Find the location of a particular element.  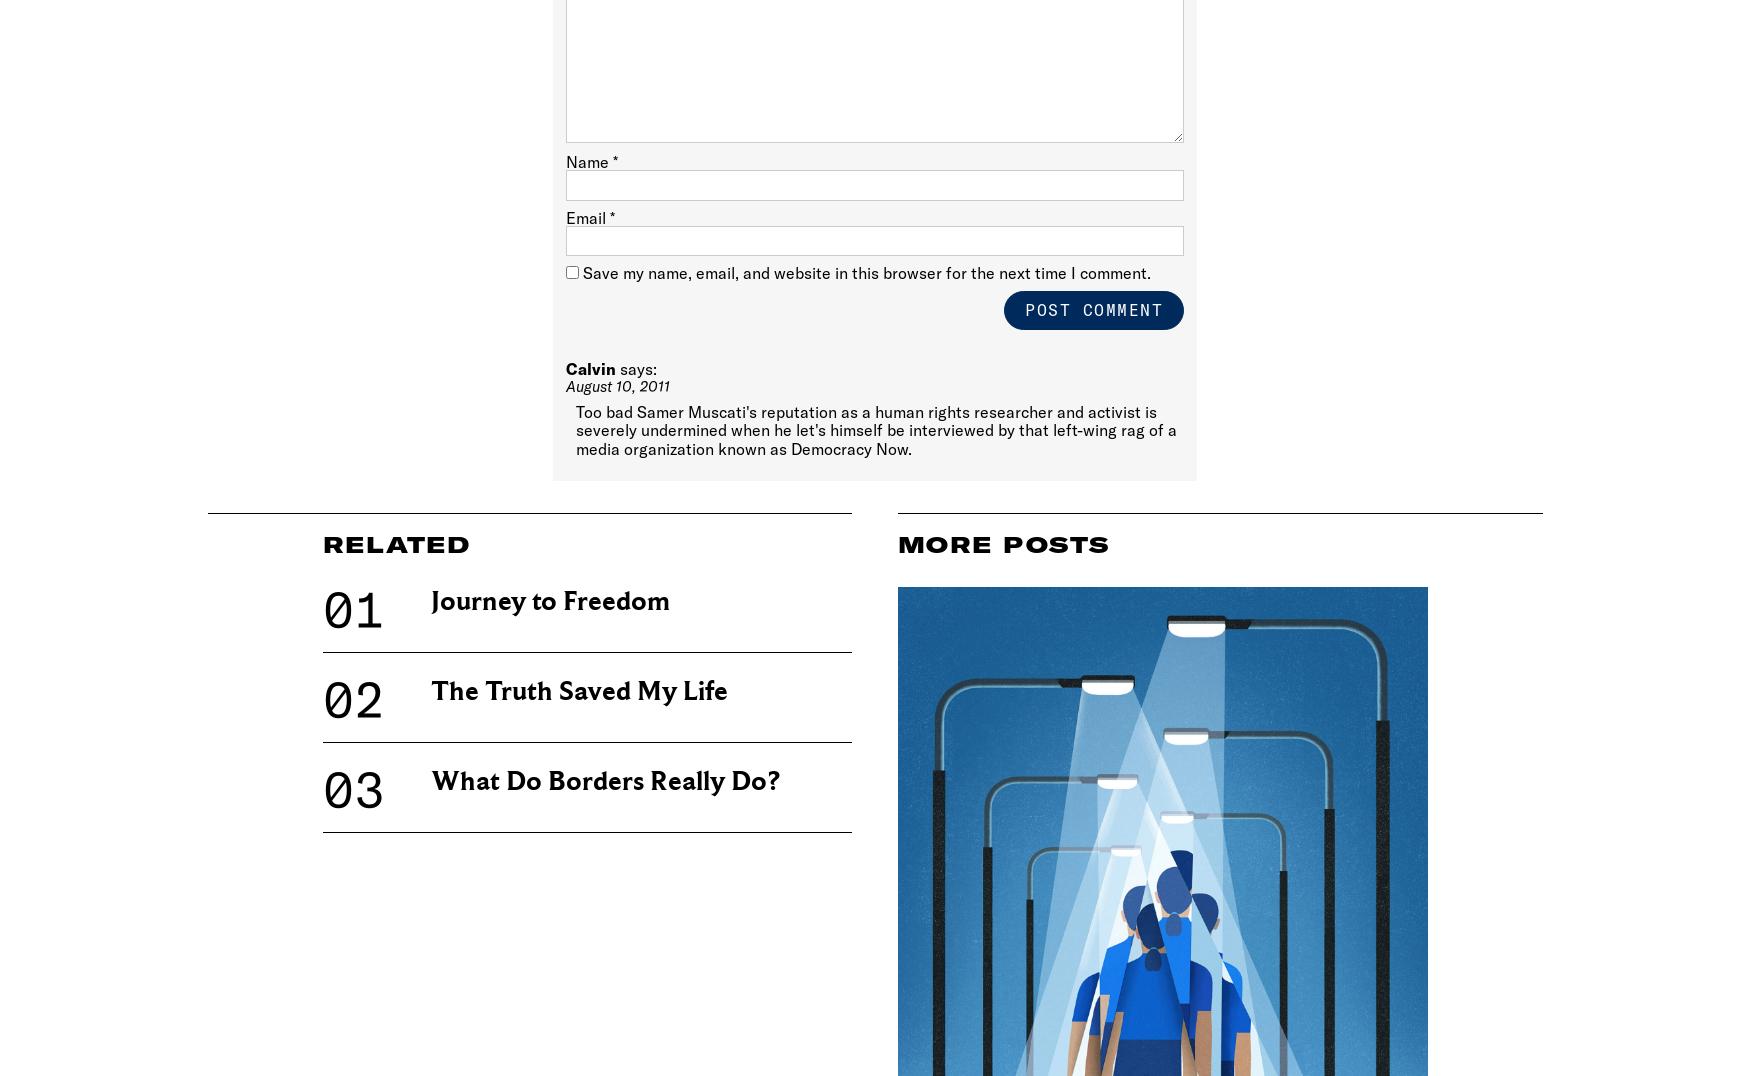

'August 10, 2011' is located at coordinates (617, 384).